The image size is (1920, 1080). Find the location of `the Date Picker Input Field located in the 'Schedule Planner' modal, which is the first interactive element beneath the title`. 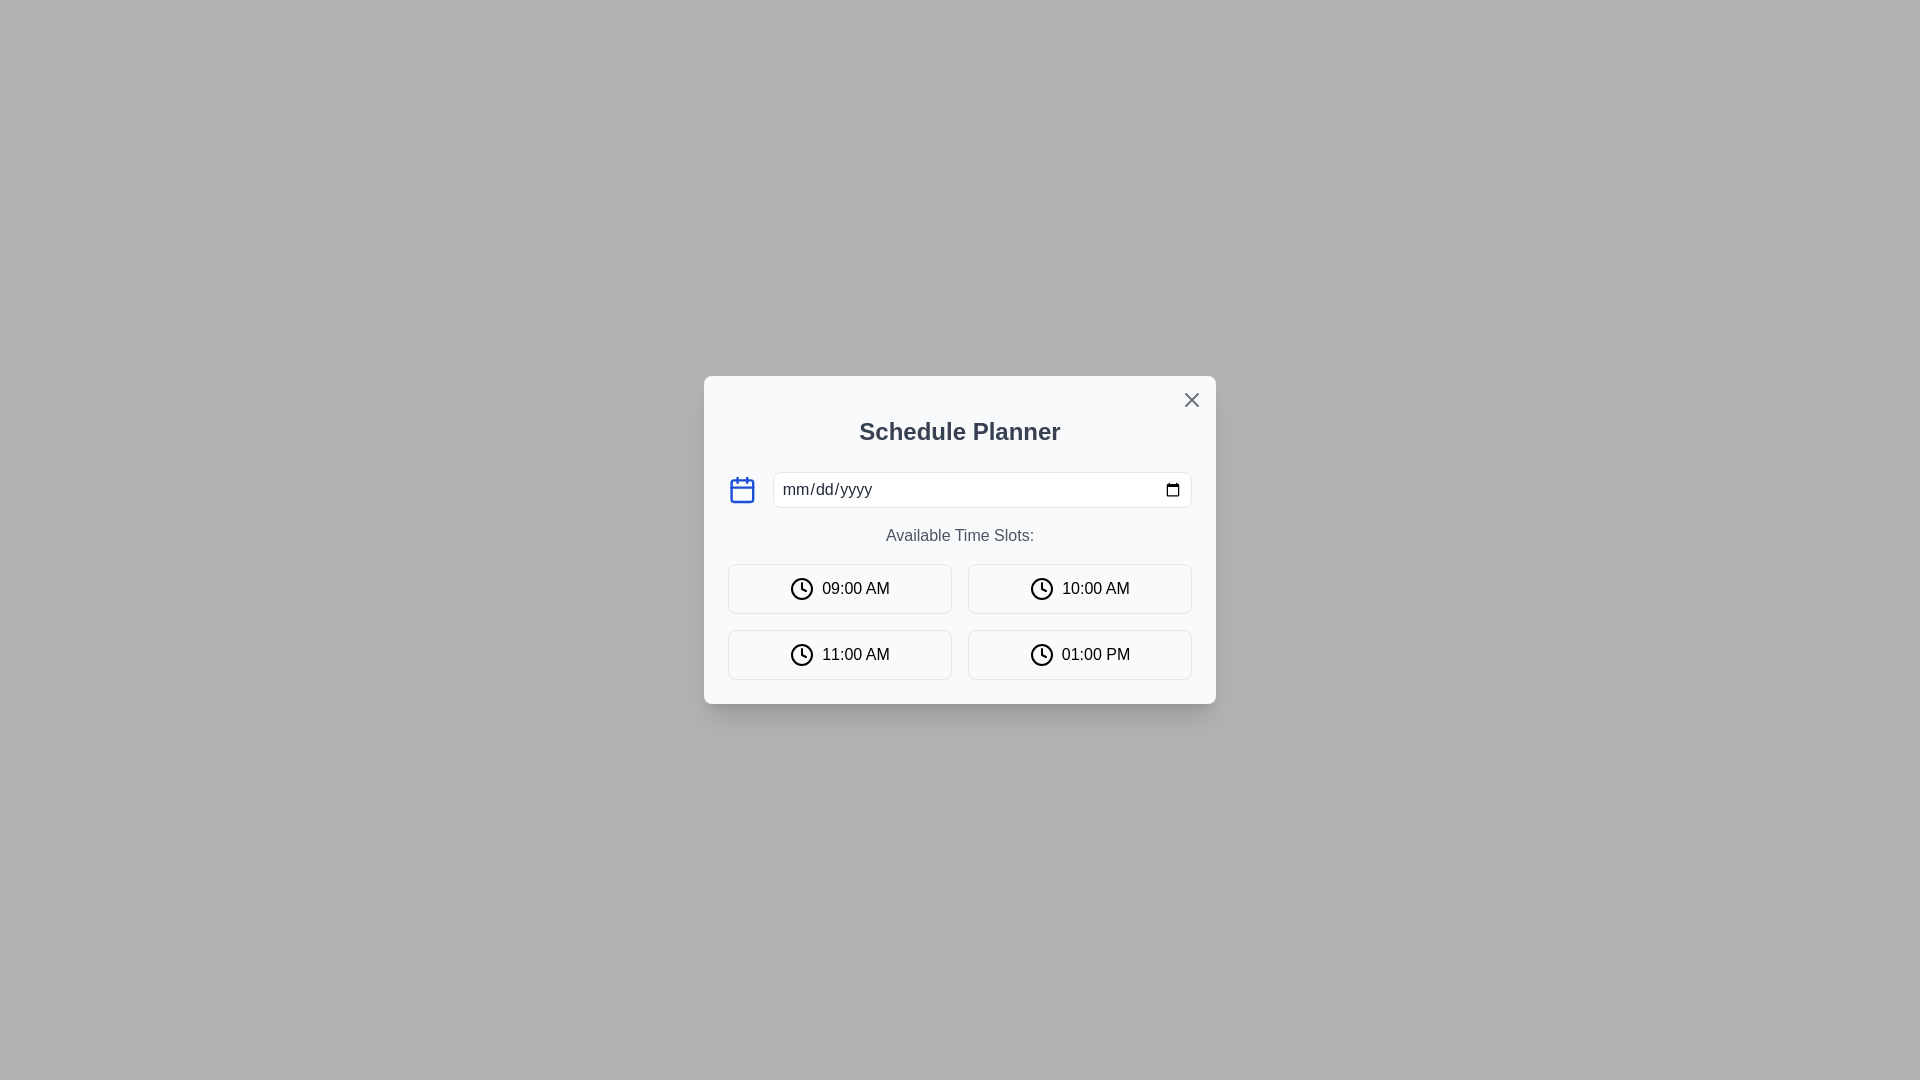

the Date Picker Input Field located in the 'Schedule Planner' modal, which is the first interactive element beneath the title is located at coordinates (960, 489).